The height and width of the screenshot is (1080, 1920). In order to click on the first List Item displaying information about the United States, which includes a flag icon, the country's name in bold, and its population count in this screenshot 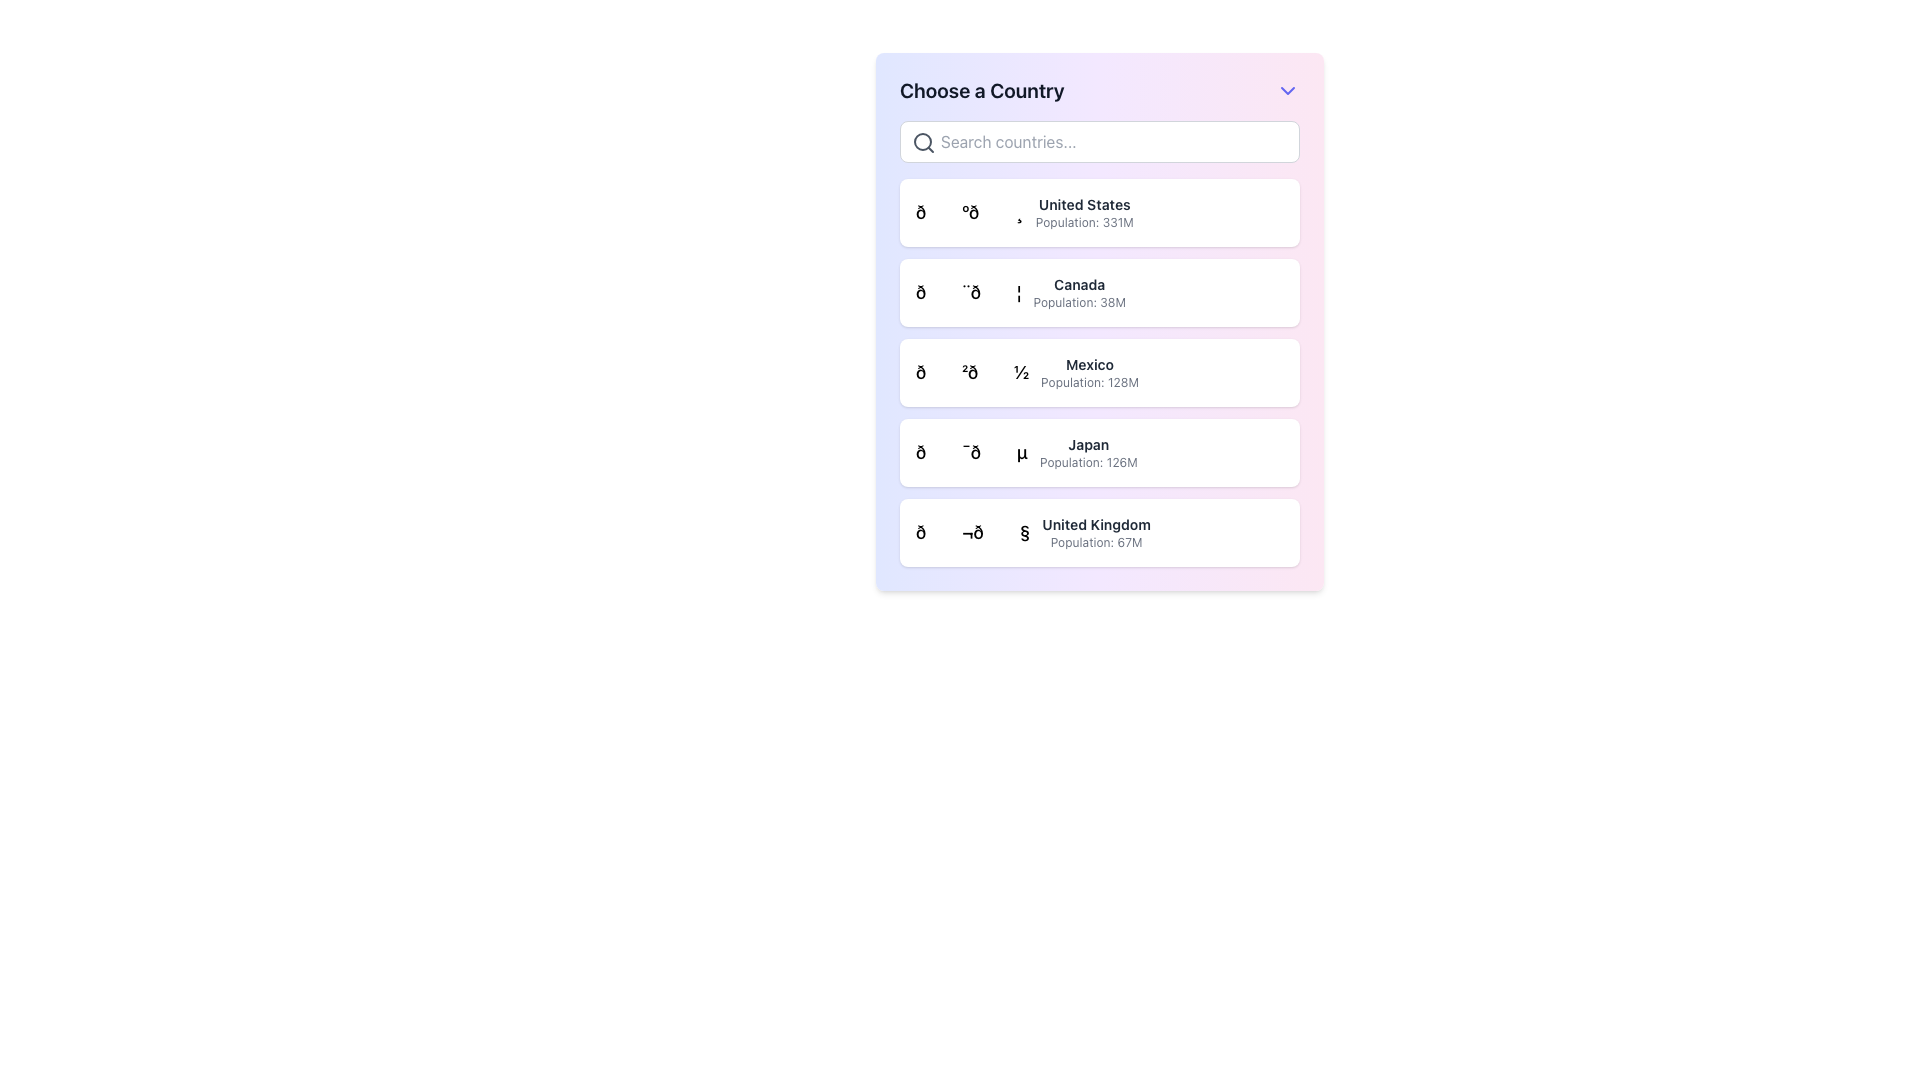, I will do `click(1024, 212)`.